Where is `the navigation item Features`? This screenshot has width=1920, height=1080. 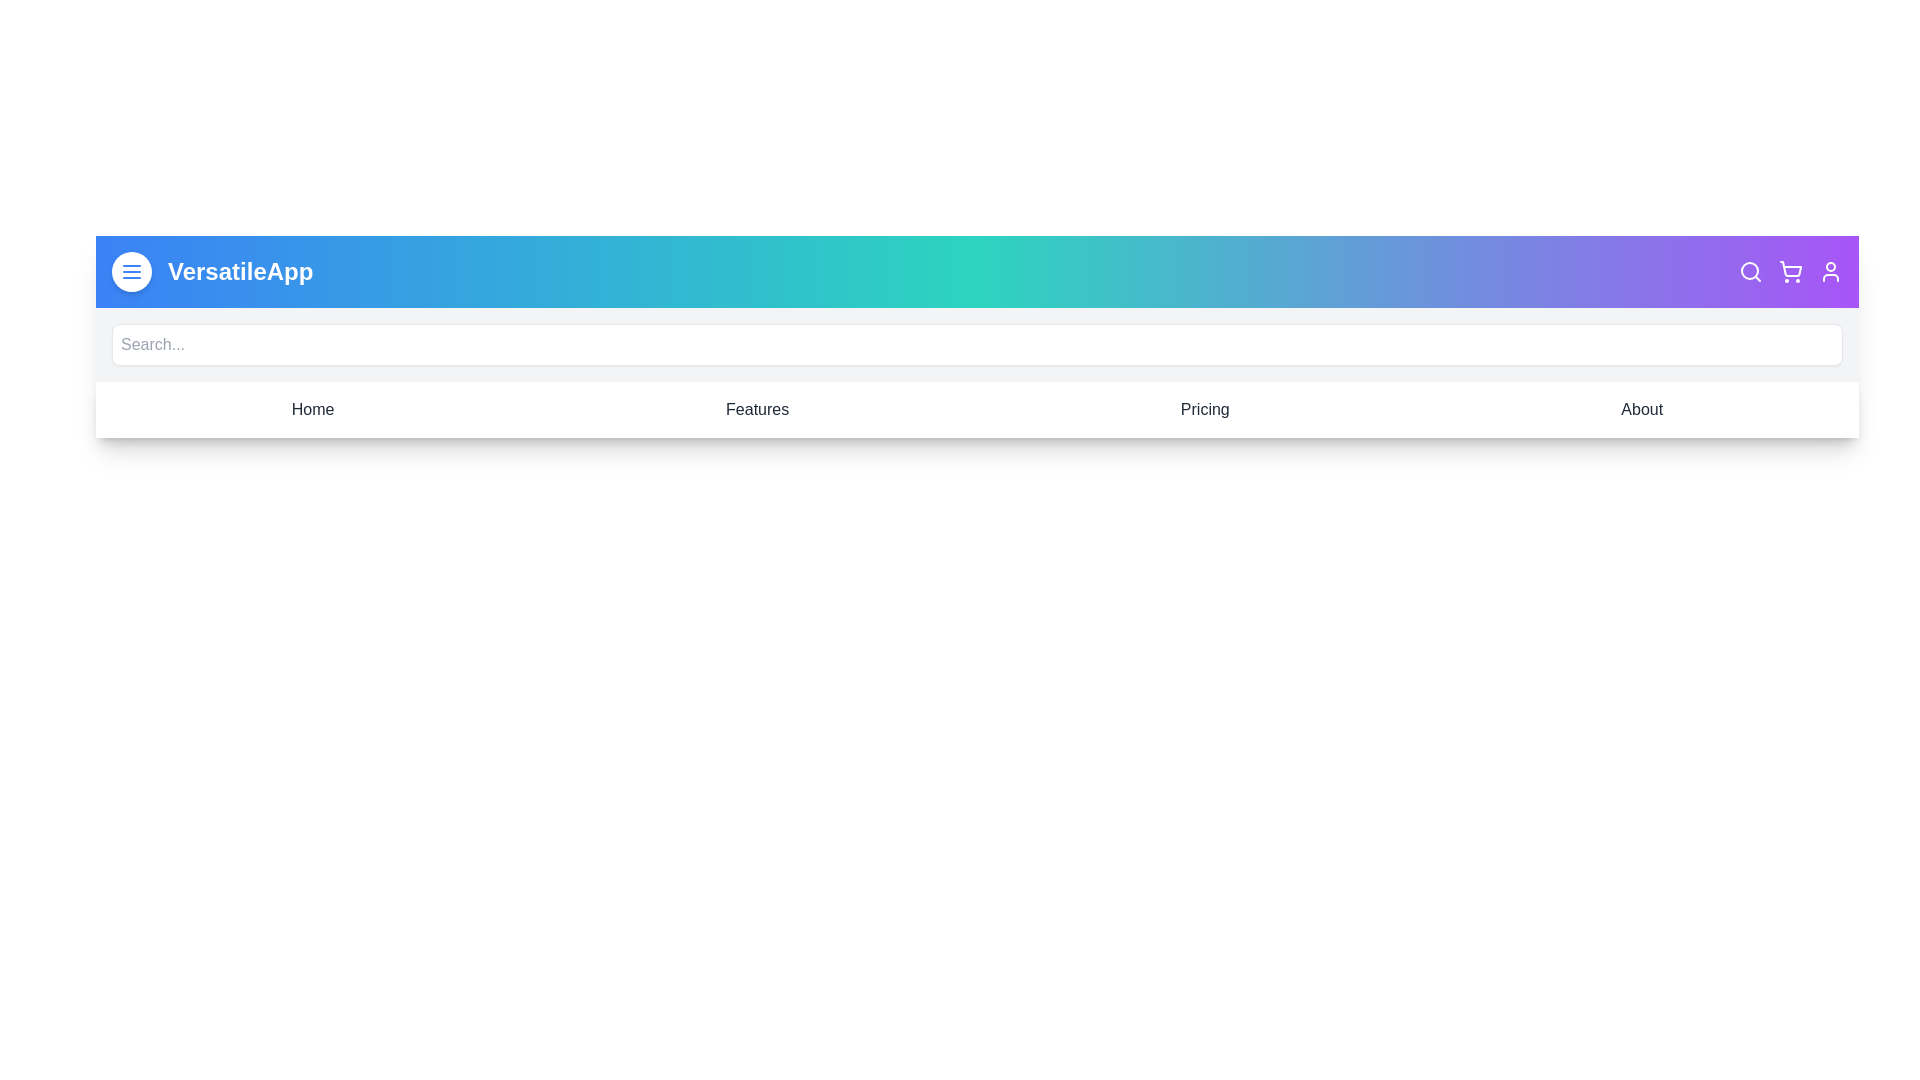 the navigation item Features is located at coordinates (756, 408).